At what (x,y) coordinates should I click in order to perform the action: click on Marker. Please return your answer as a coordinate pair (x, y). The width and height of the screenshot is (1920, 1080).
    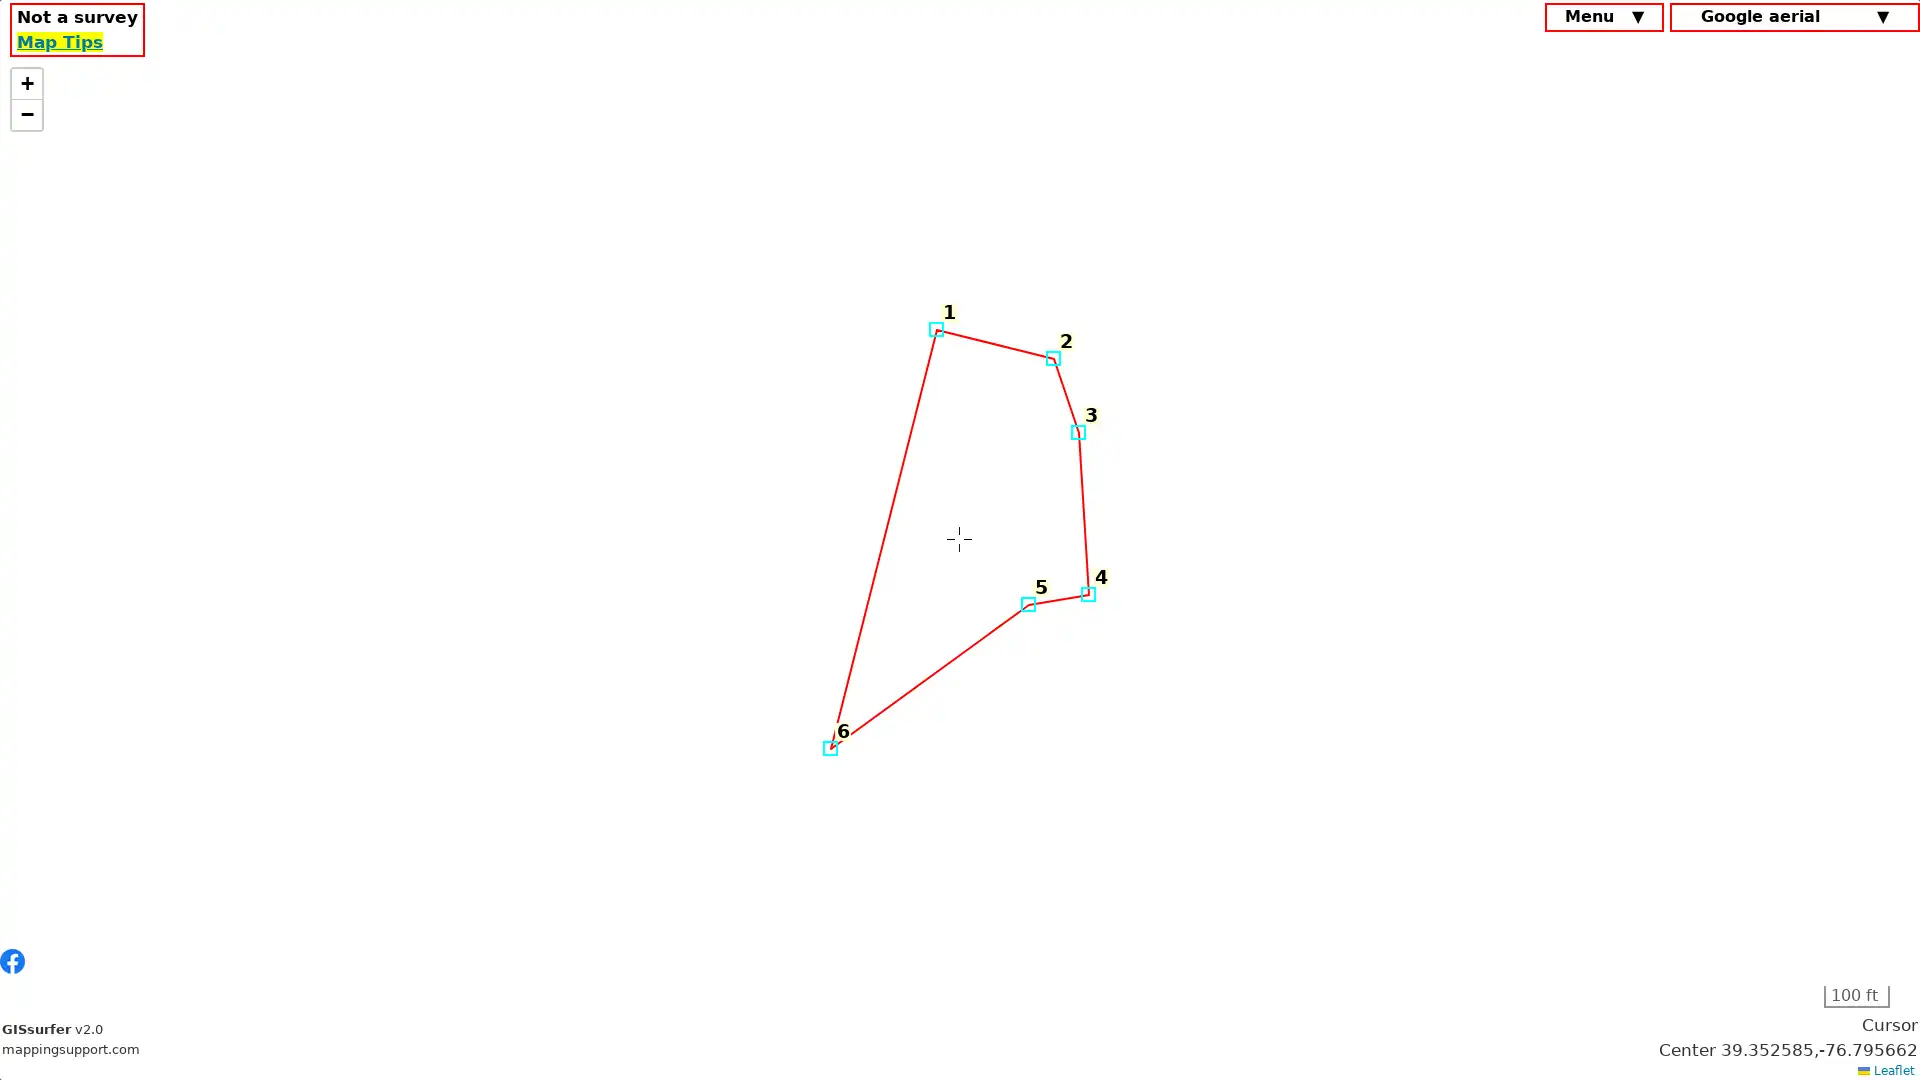
    Looking at the image, I should click on (830, 748).